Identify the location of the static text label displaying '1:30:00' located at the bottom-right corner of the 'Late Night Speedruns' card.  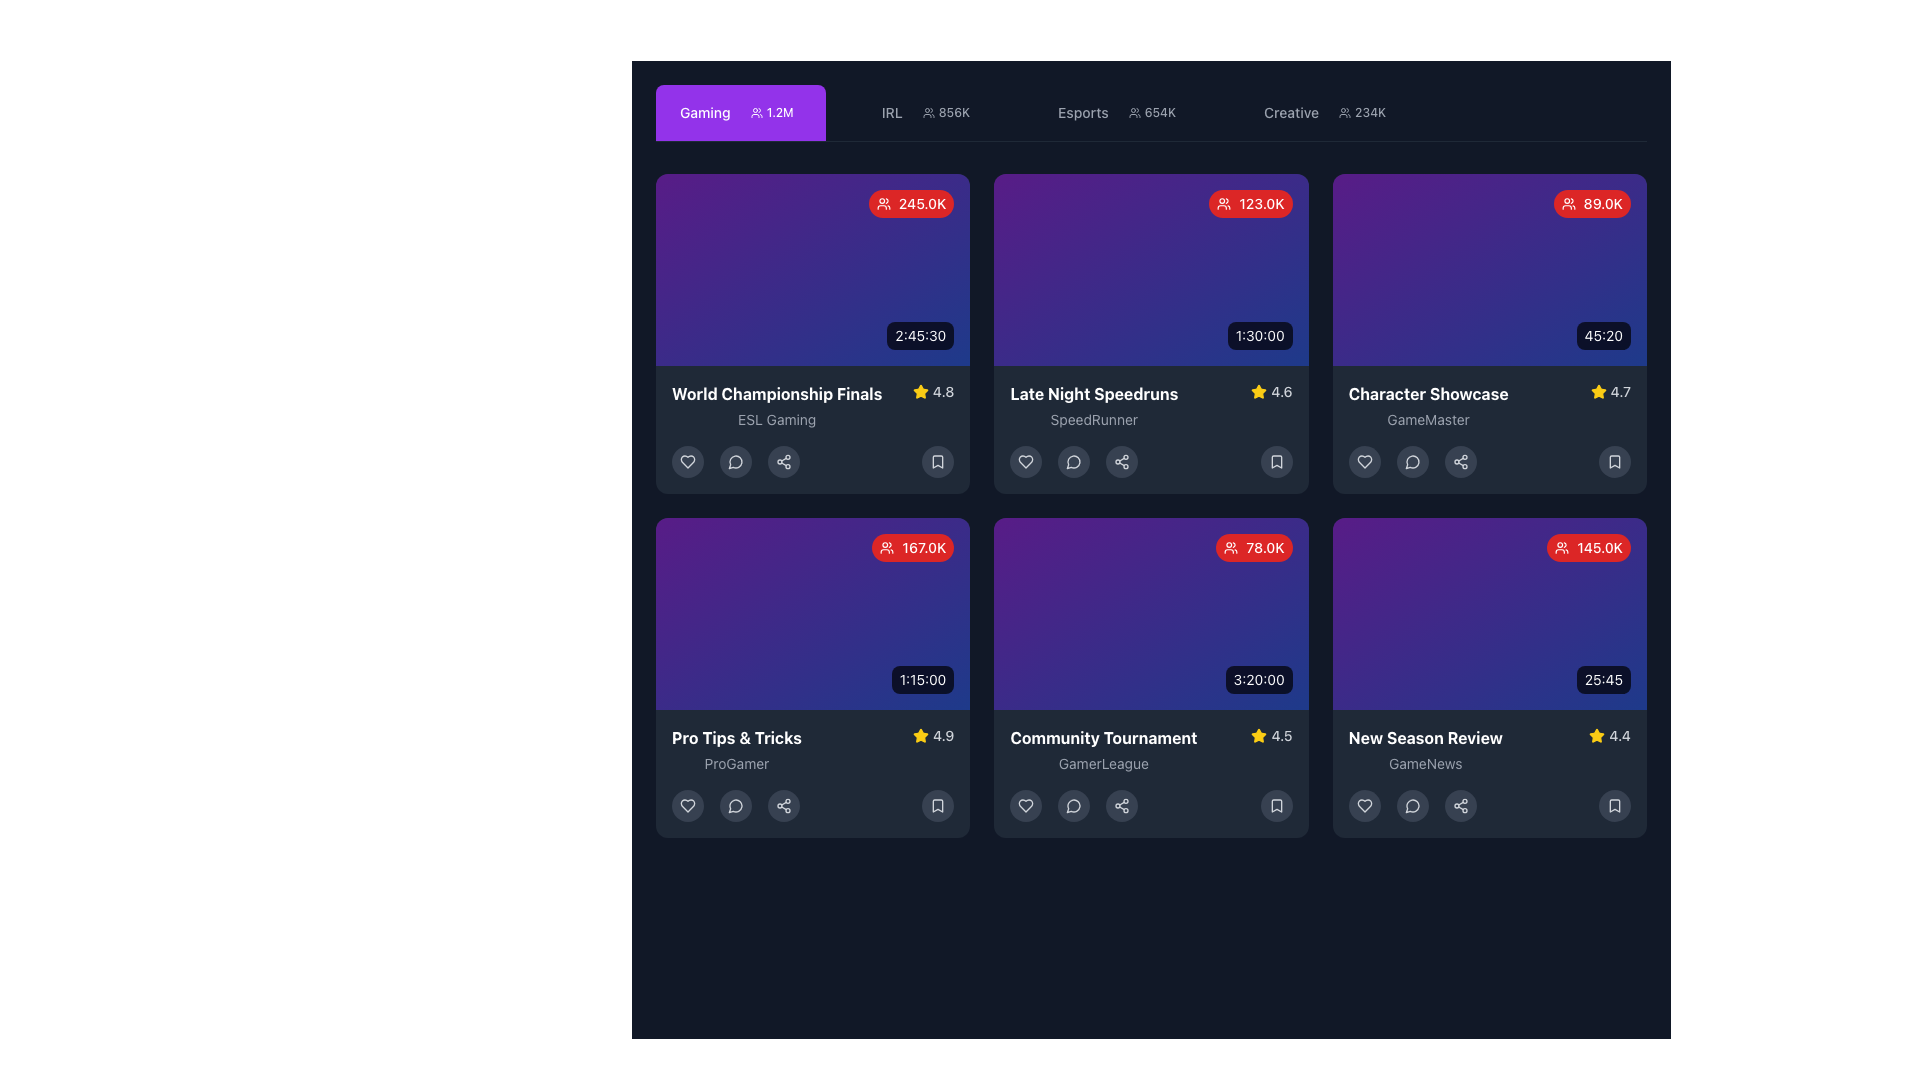
(1259, 334).